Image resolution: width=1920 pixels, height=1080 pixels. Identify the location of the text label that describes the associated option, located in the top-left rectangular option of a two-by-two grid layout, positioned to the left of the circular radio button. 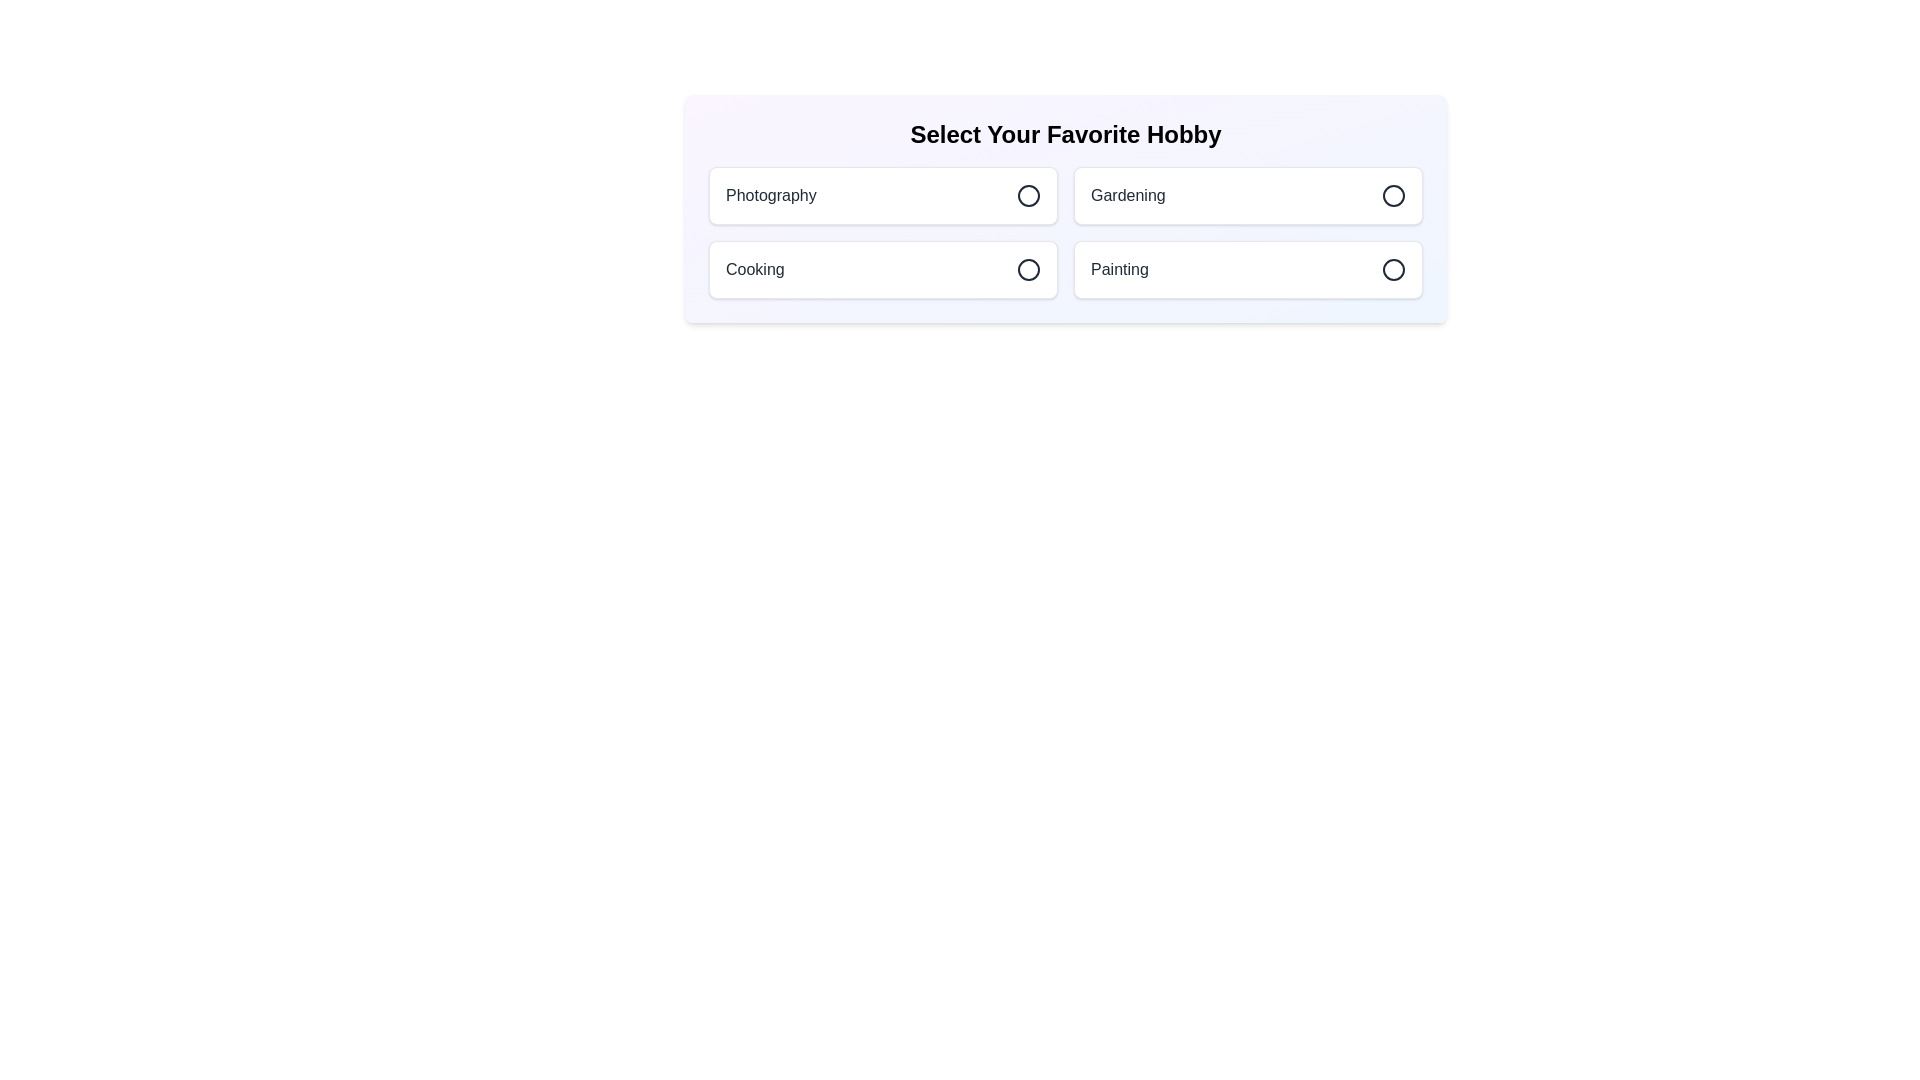
(770, 196).